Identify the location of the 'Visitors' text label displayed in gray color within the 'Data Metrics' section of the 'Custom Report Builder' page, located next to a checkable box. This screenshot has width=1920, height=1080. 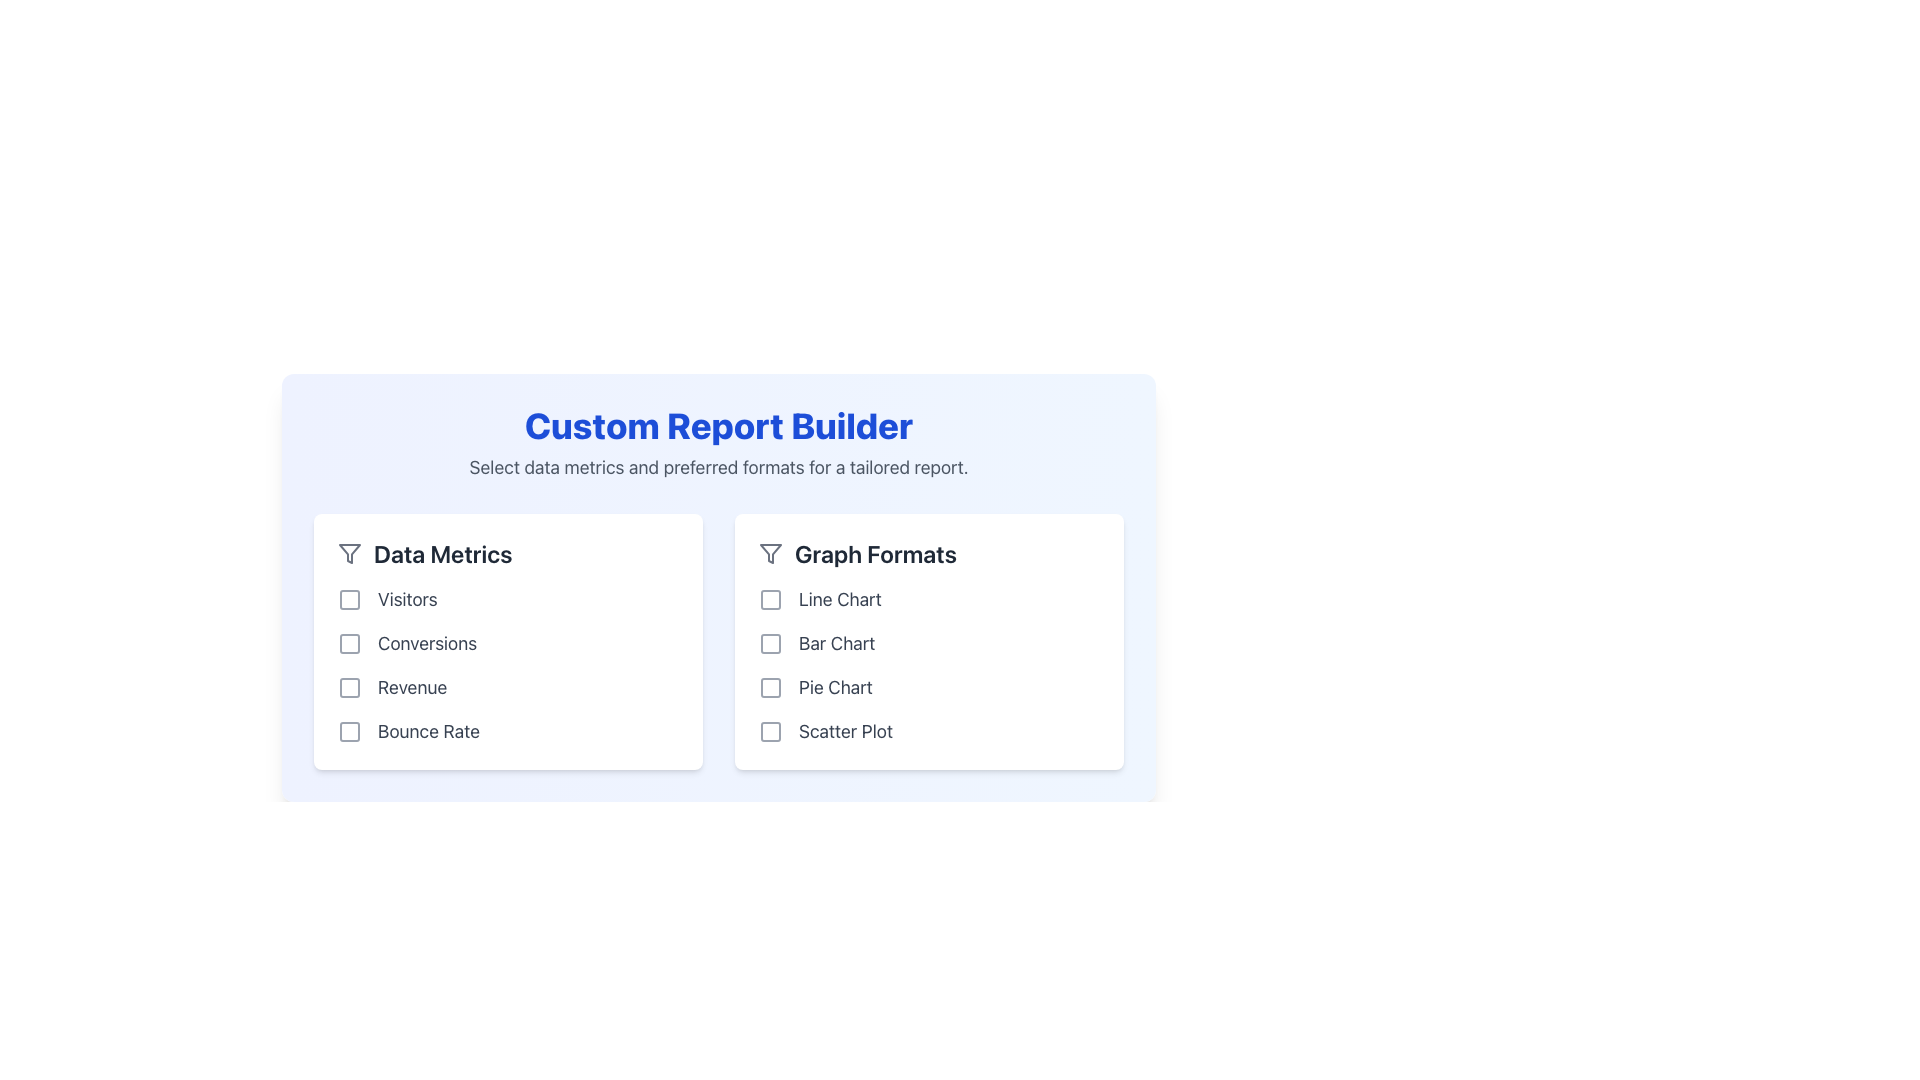
(406, 599).